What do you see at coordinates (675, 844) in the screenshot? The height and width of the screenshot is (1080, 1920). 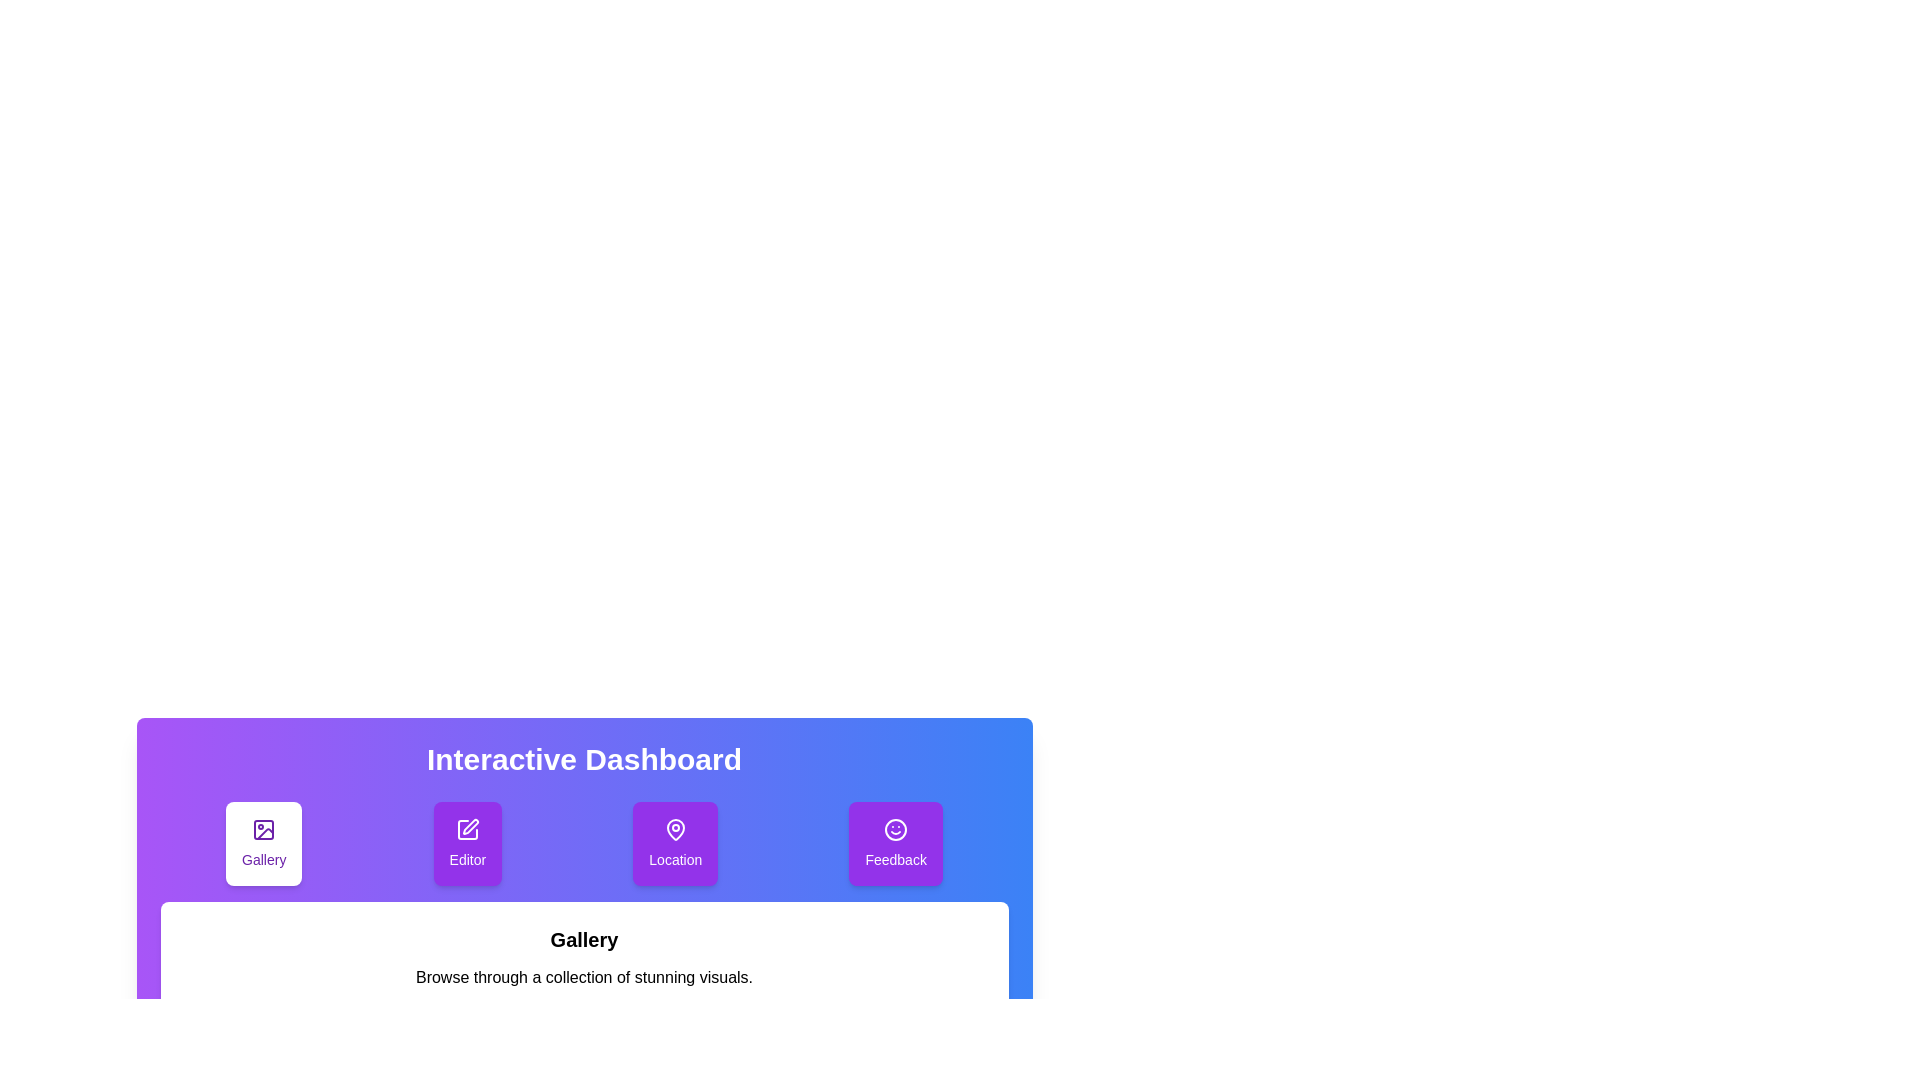 I see `the tab labeled Location by clicking on its button` at bounding box center [675, 844].